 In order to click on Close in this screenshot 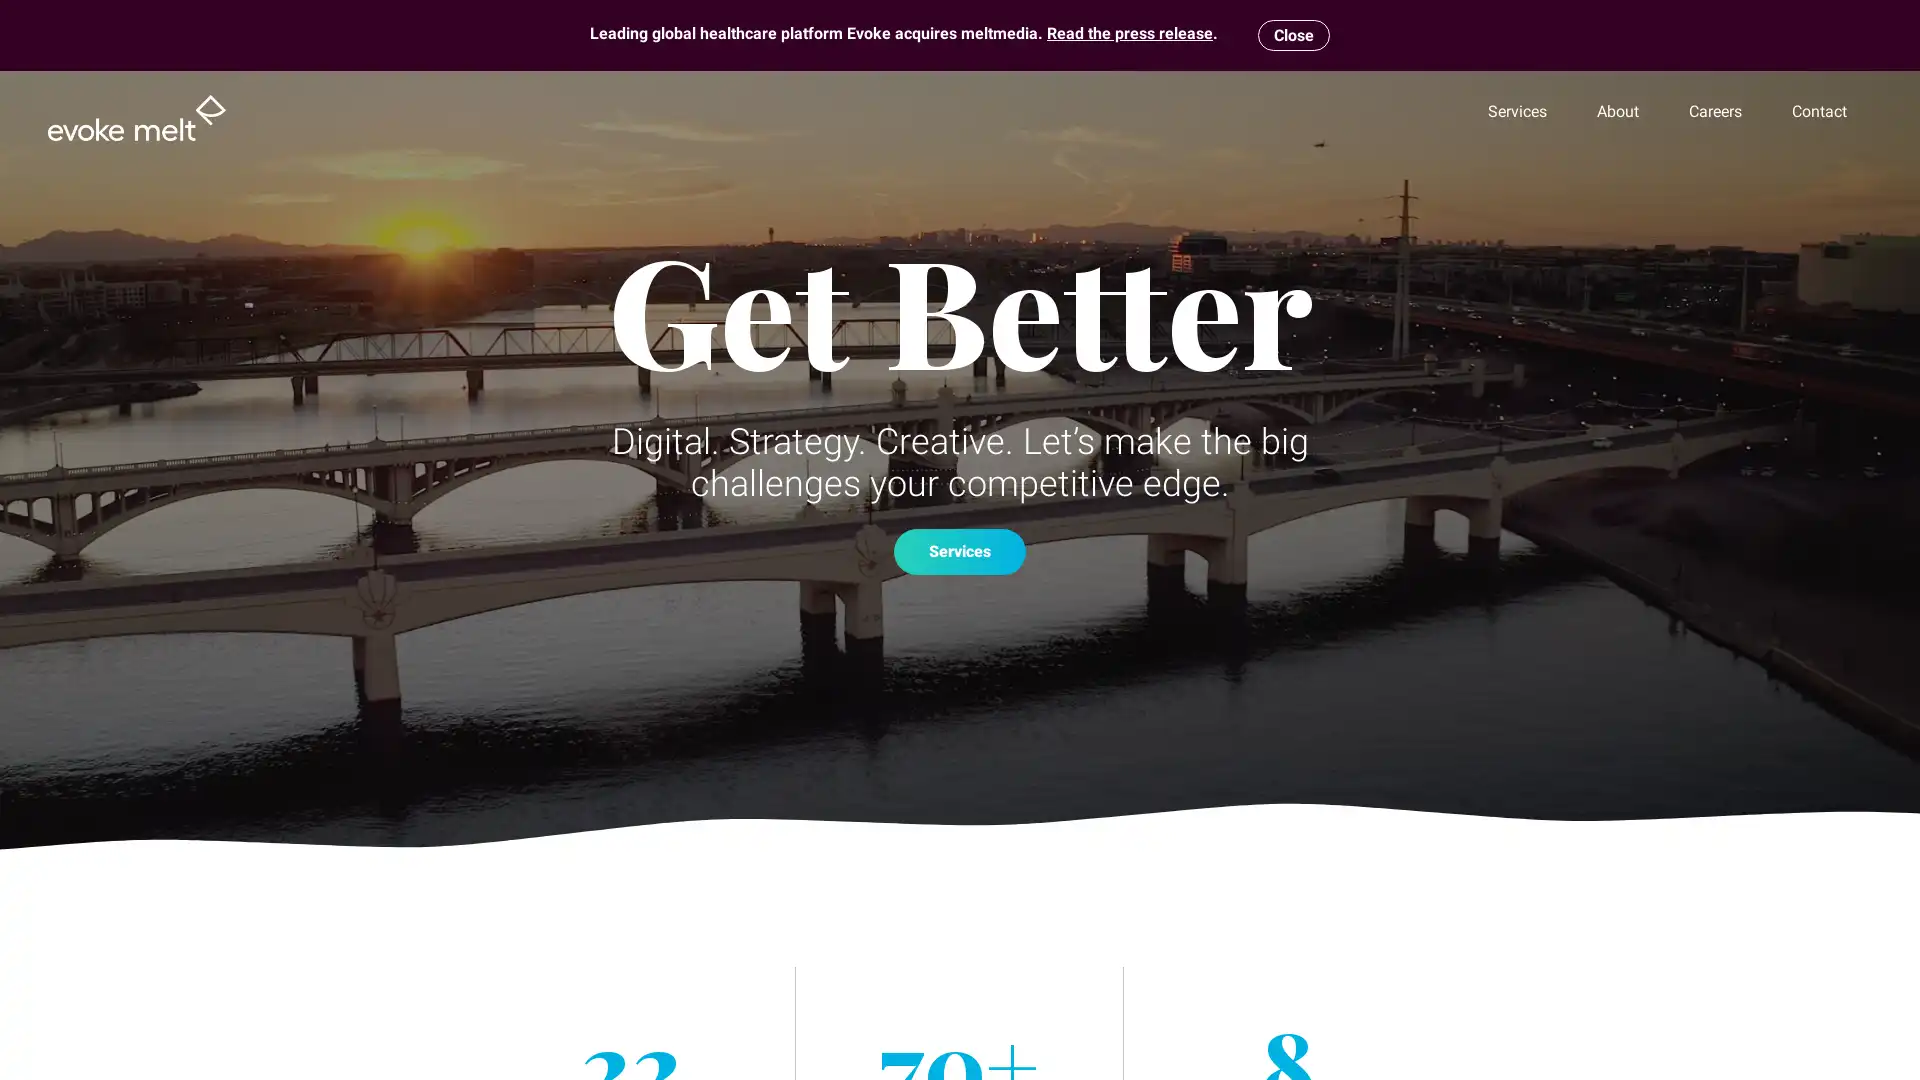, I will do `click(1294, 35)`.